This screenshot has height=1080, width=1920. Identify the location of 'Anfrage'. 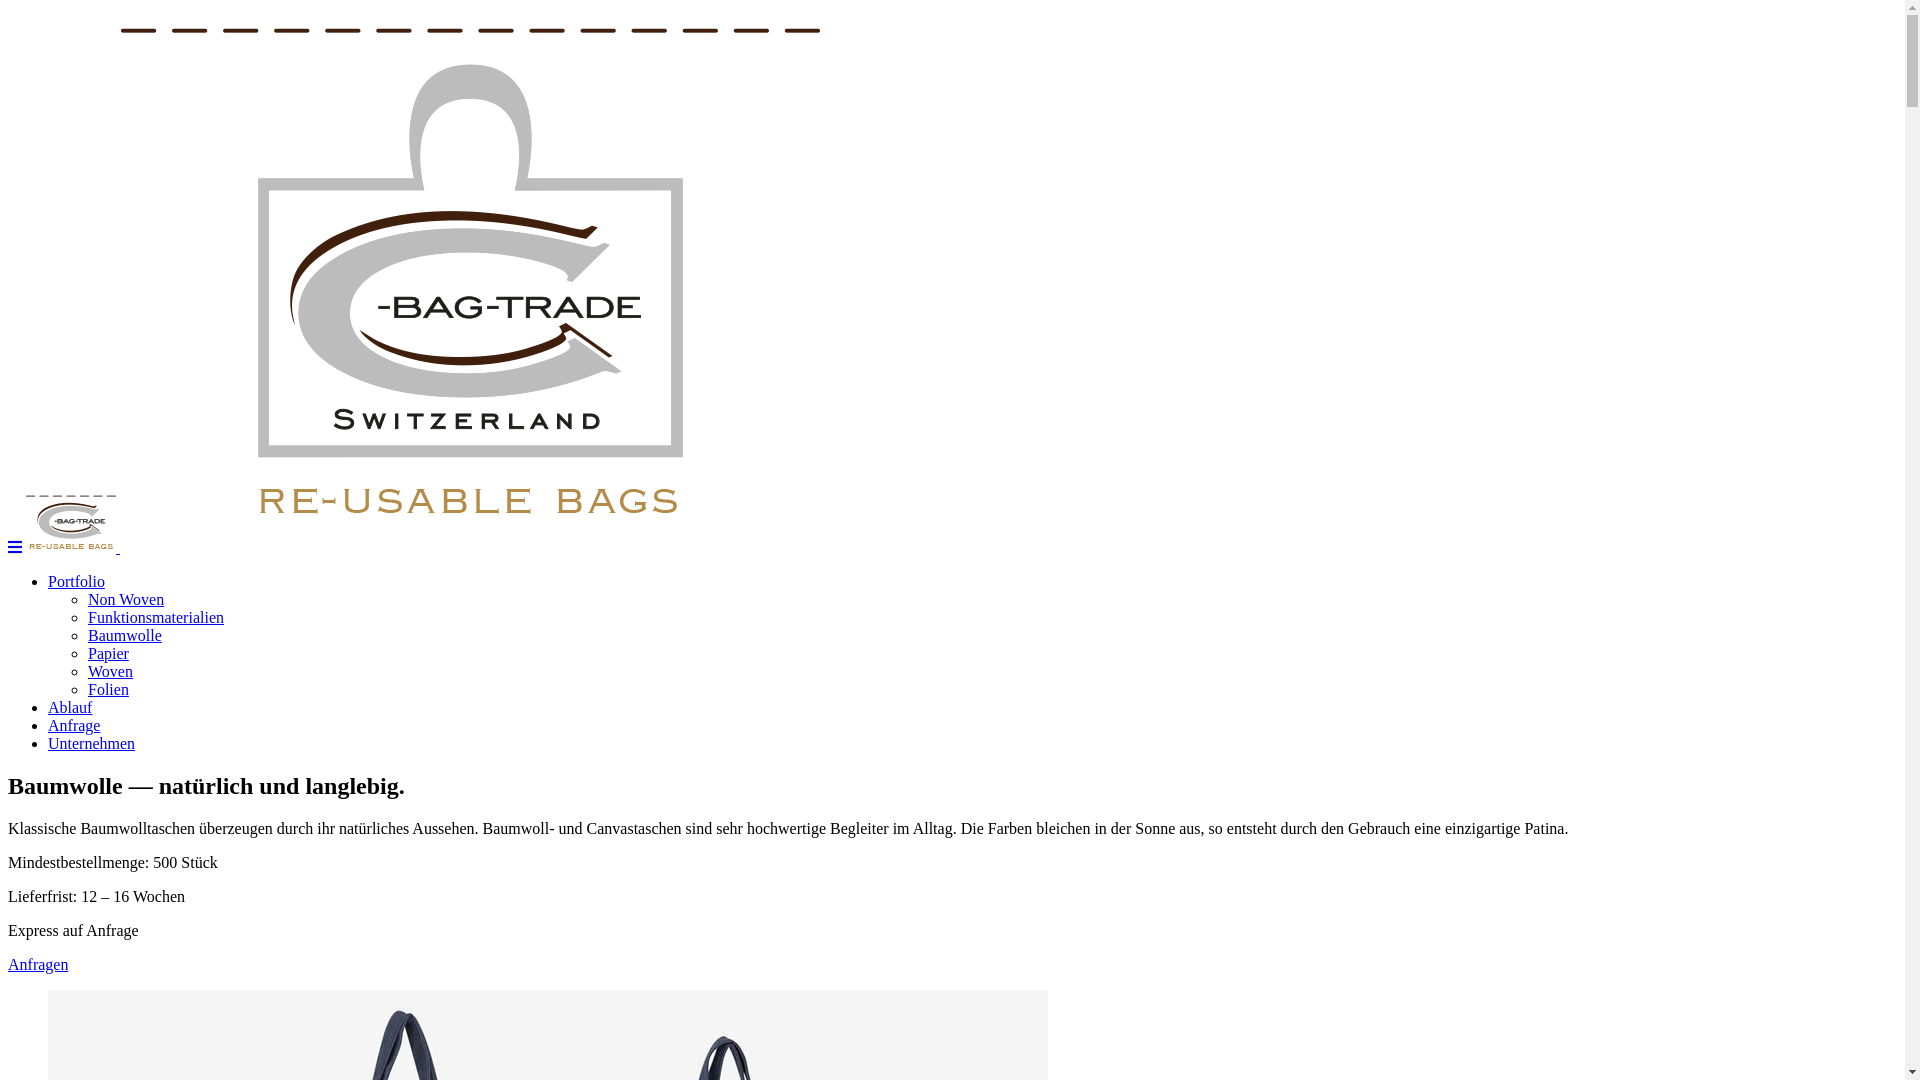
(48, 725).